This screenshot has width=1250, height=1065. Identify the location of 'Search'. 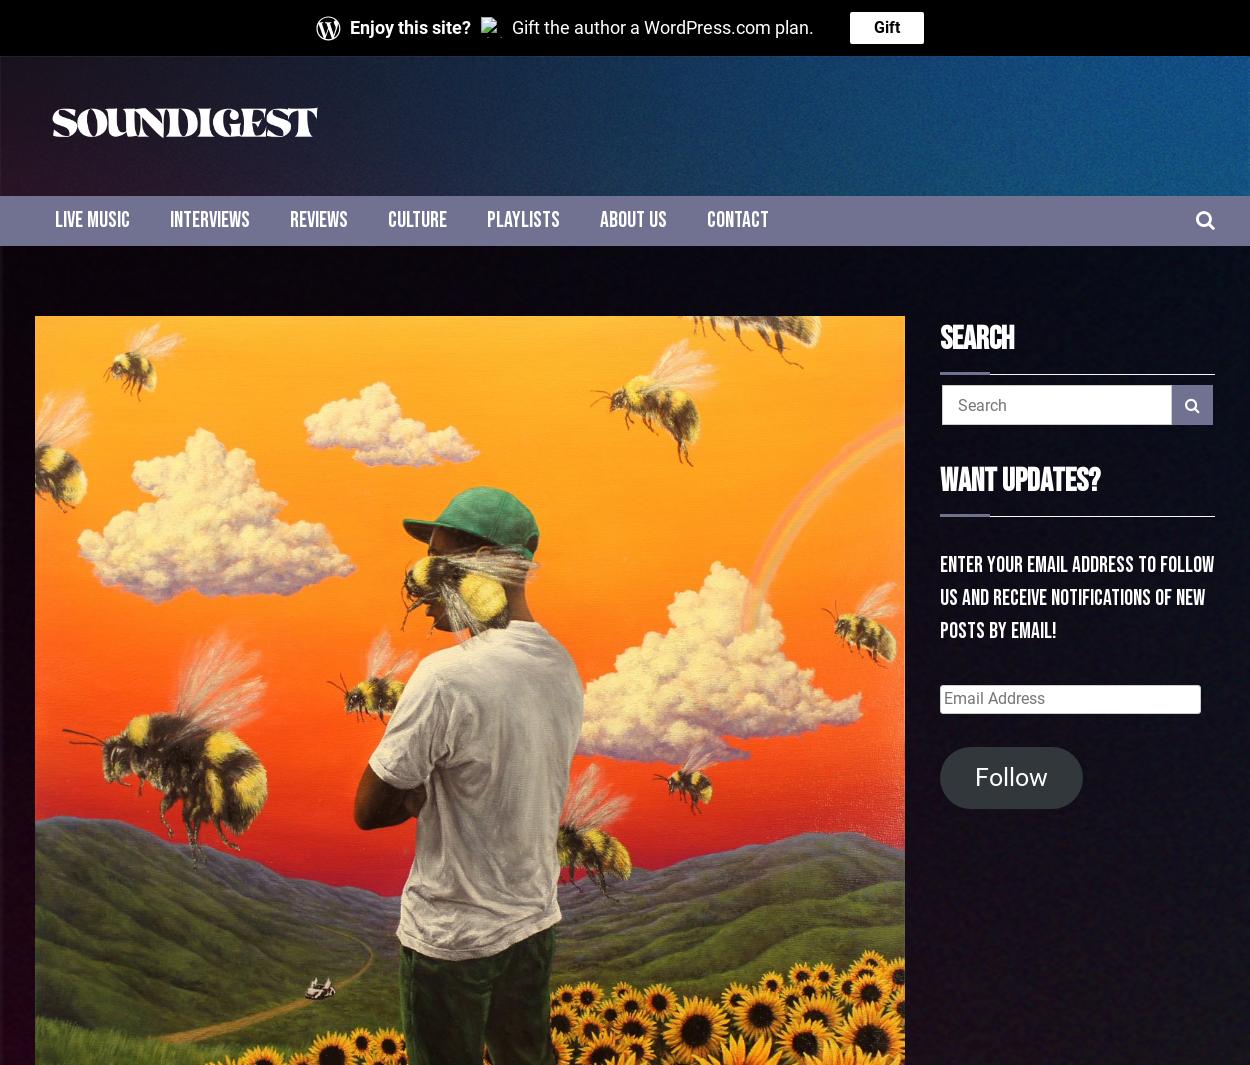
(939, 338).